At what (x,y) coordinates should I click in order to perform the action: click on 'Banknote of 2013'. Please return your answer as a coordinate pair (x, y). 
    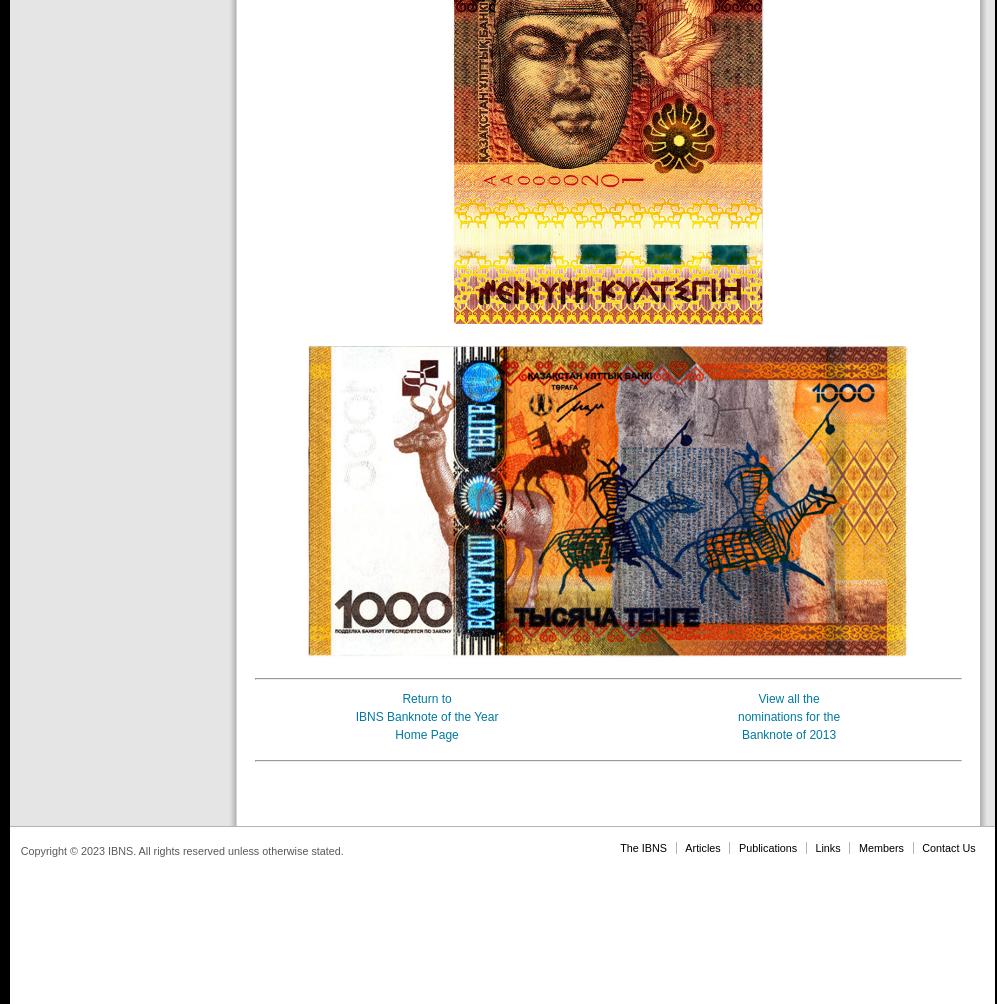
    Looking at the image, I should click on (788, 734).